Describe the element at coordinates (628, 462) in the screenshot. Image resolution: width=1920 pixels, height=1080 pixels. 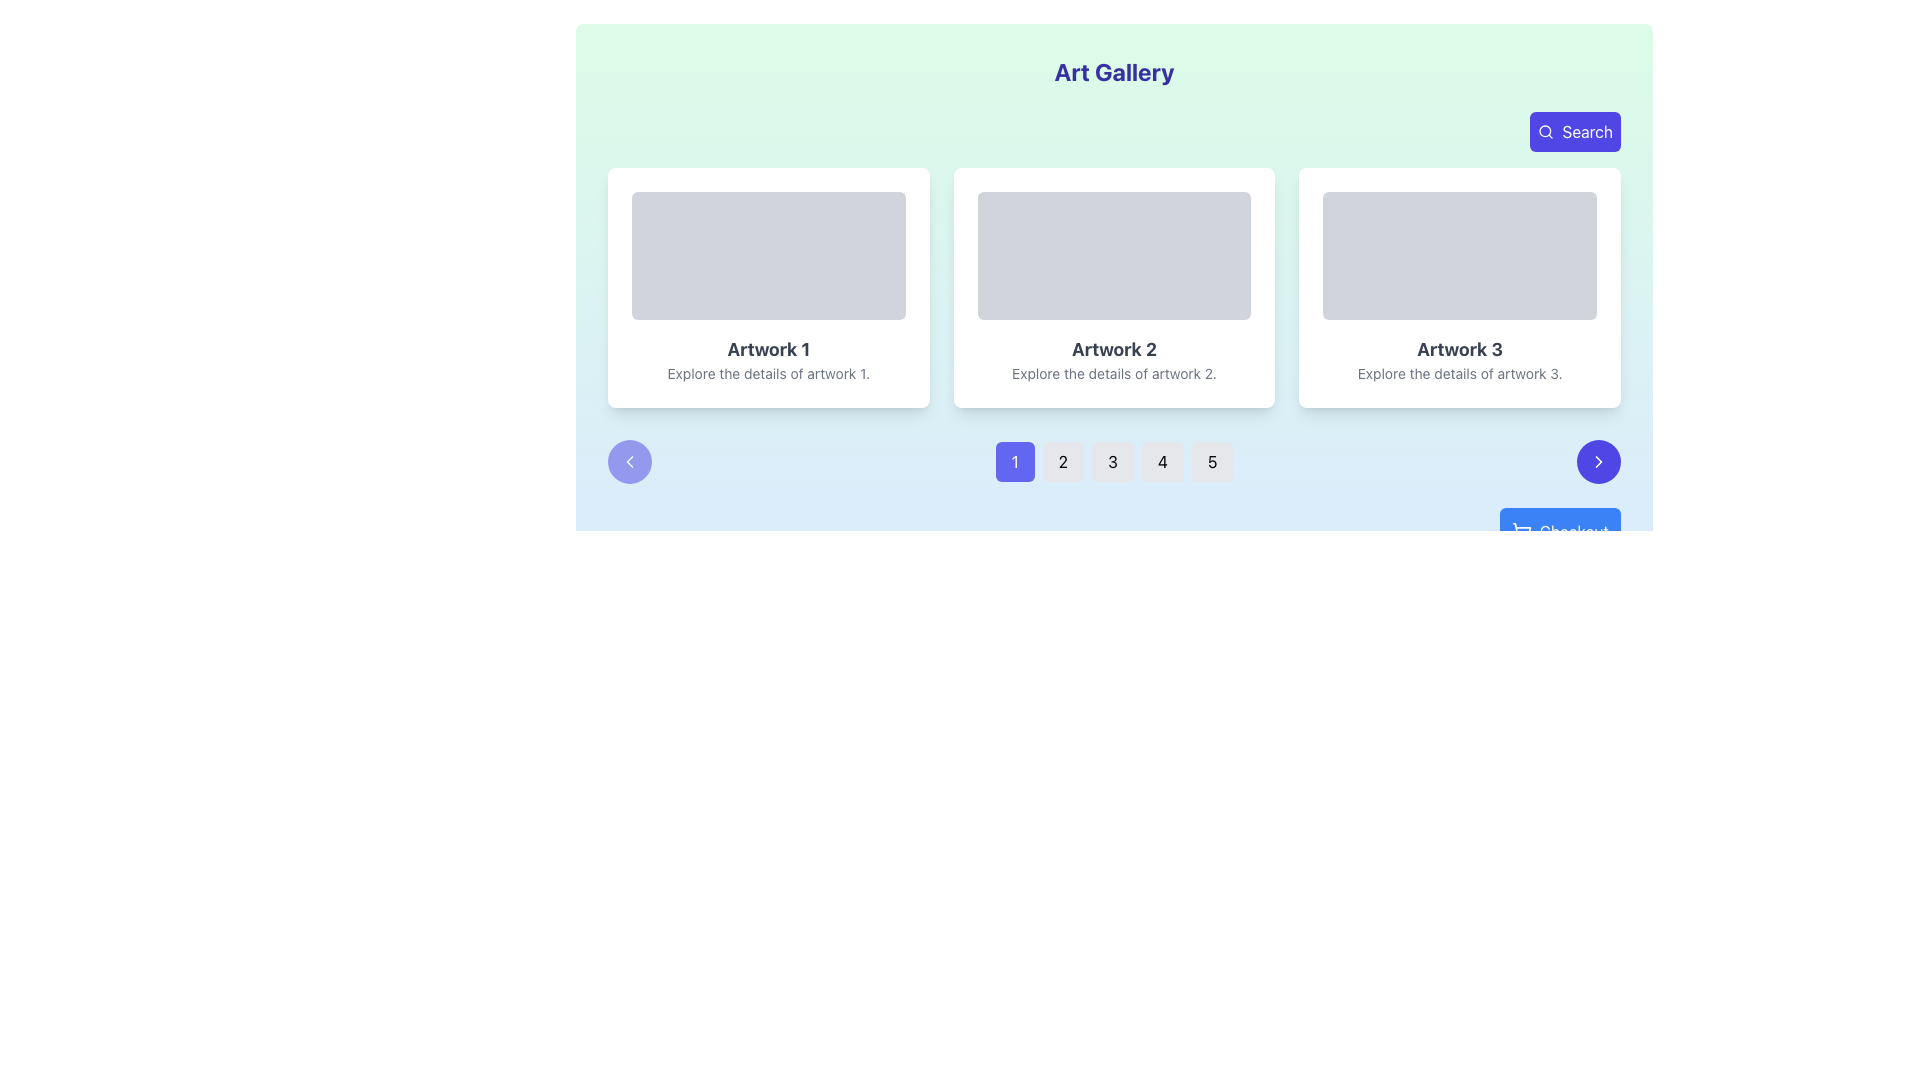
I see `the navigation button located on the far left side of the pagination area` at that location.